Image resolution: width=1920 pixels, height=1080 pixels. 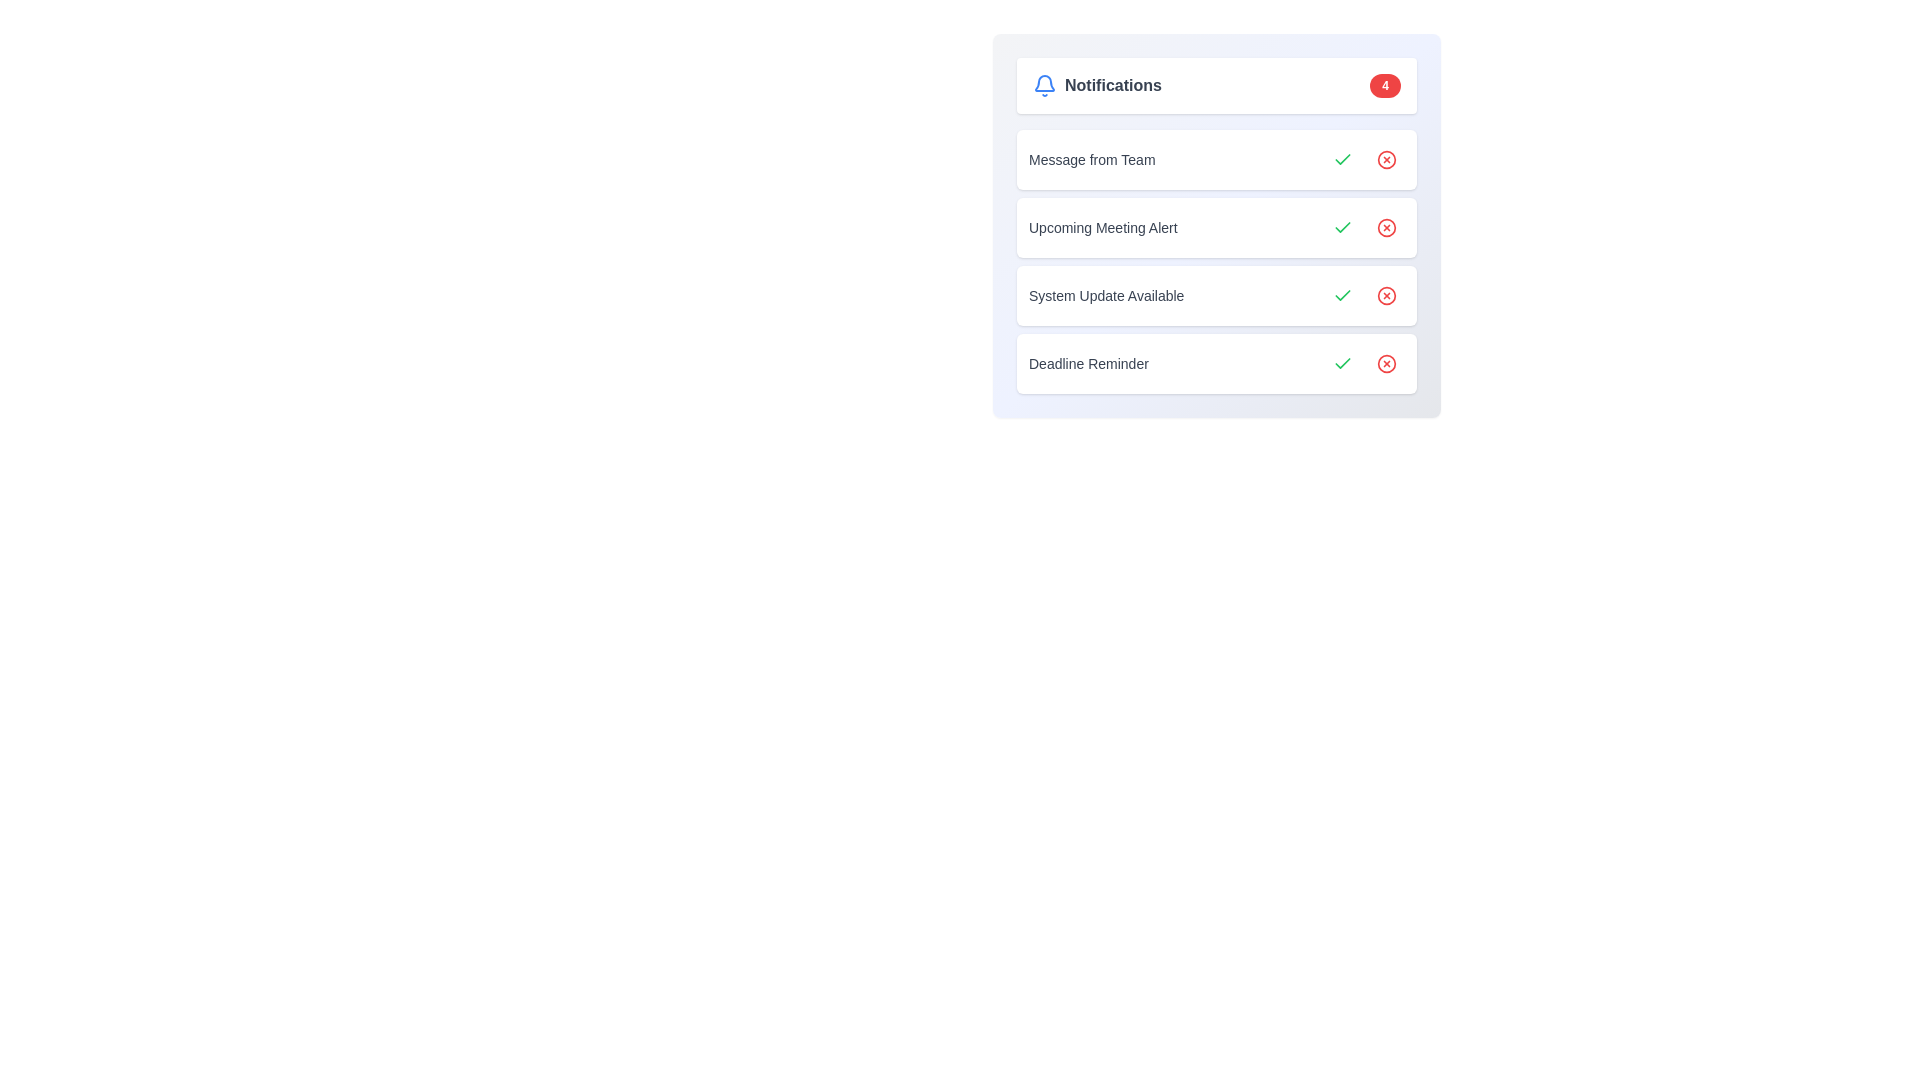 I want to click on the status indication of the 'done' icon associated with the second notification titled 'Upcoming Meeting Alert' located within the notification card interface, so click(x=1343, y=157).